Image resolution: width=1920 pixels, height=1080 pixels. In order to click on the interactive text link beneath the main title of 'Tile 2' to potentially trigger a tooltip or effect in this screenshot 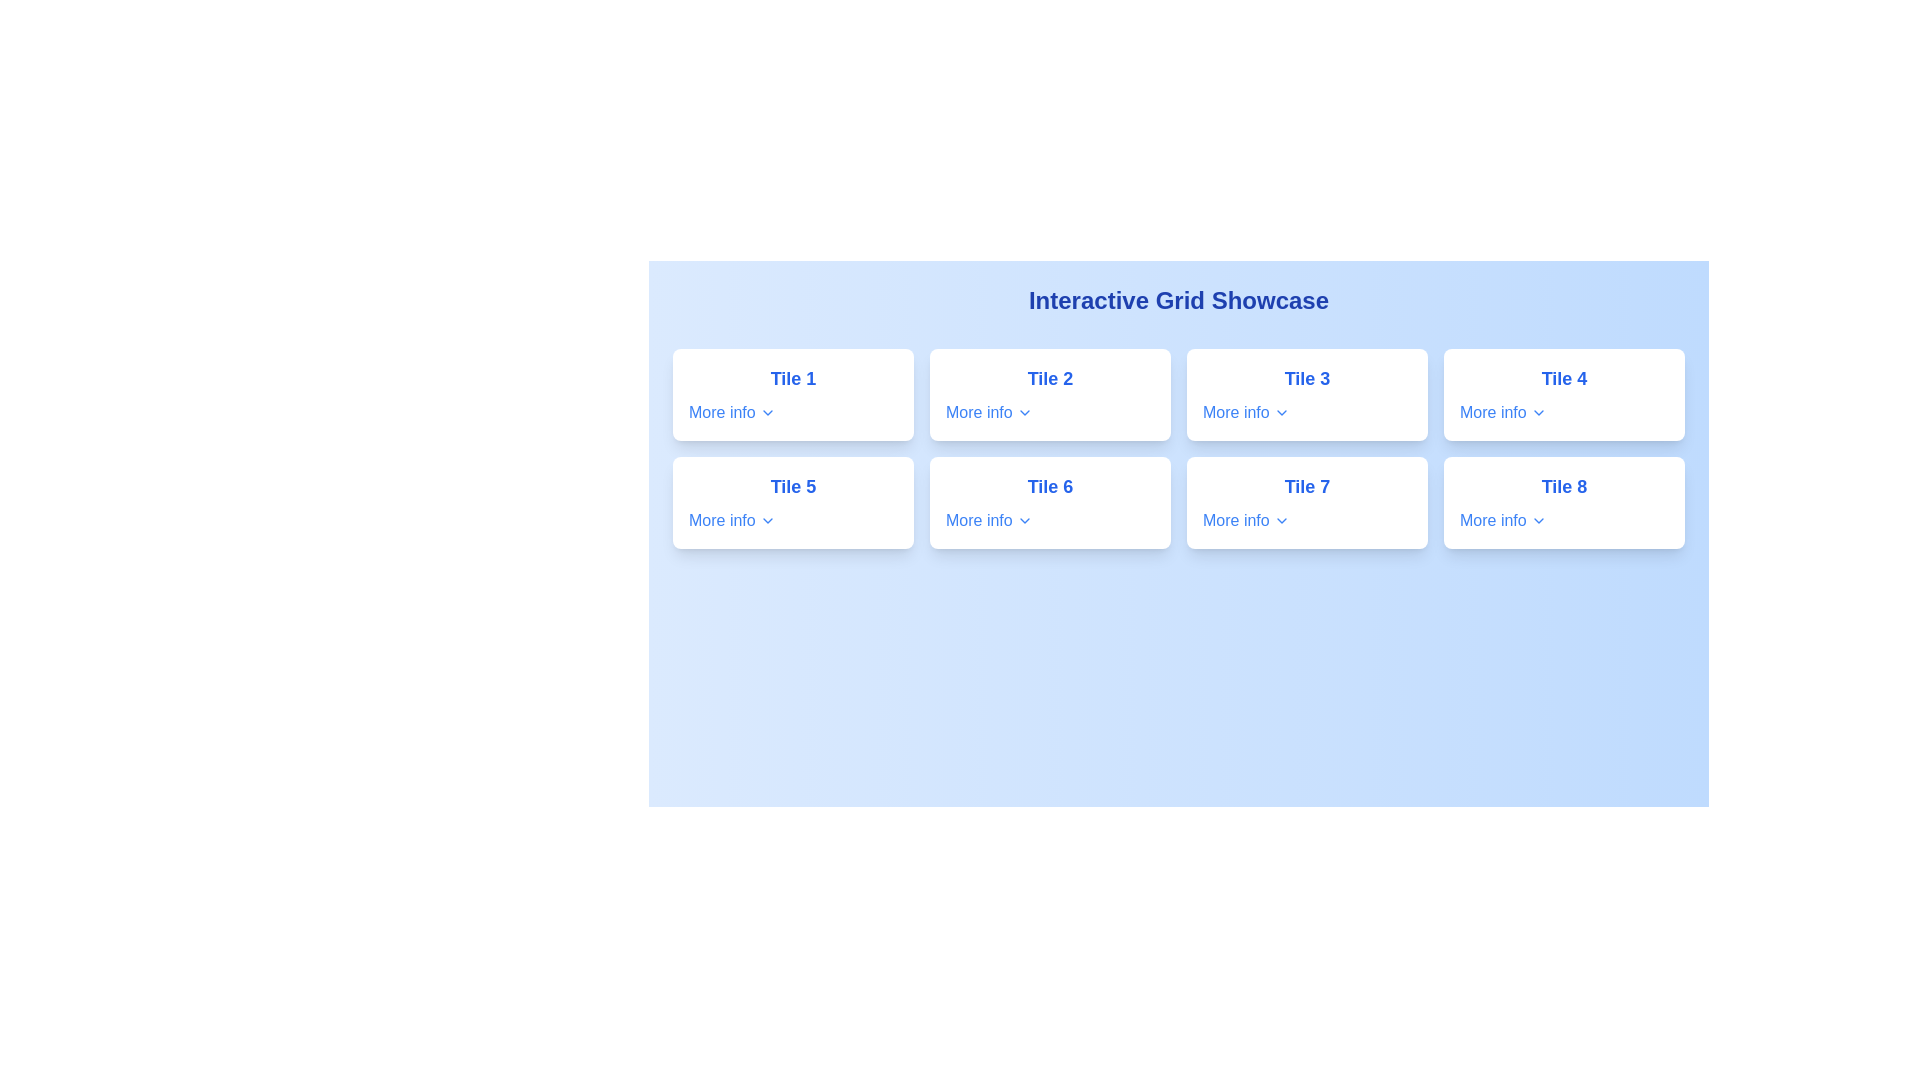, I will do `click(989, 411)`.